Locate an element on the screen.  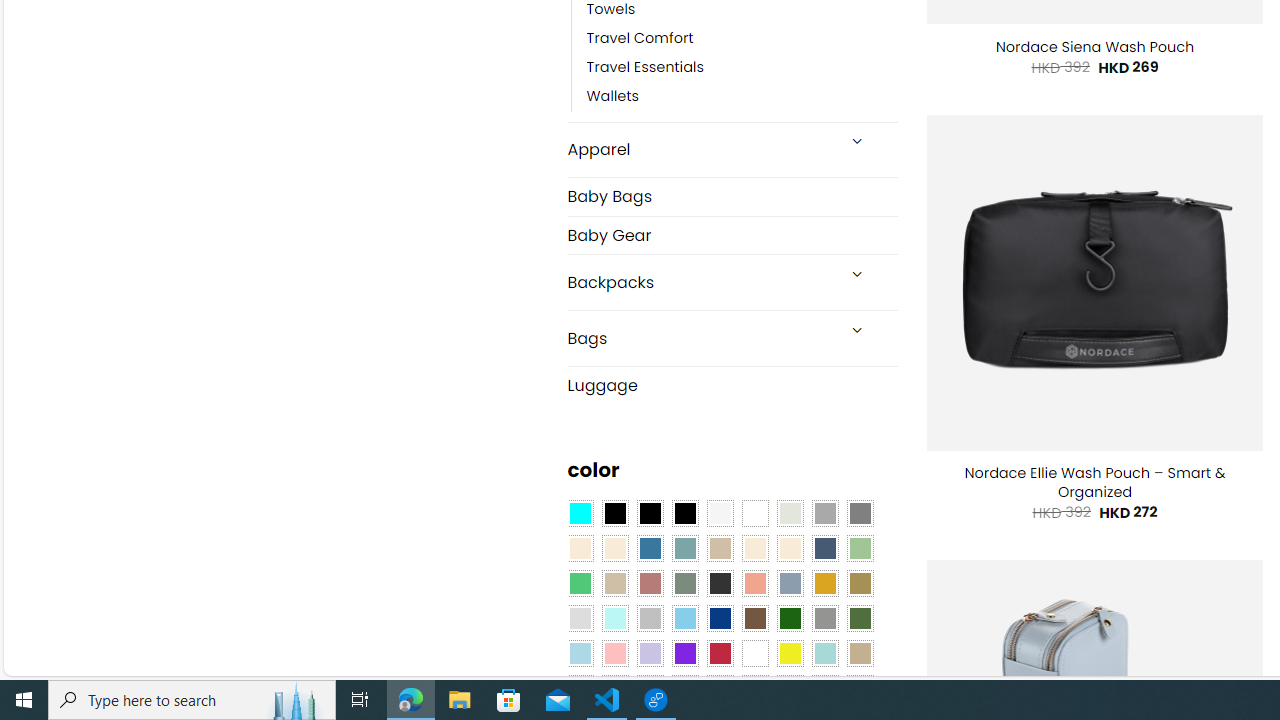
'Purple' is located at coordinates (684, 653).